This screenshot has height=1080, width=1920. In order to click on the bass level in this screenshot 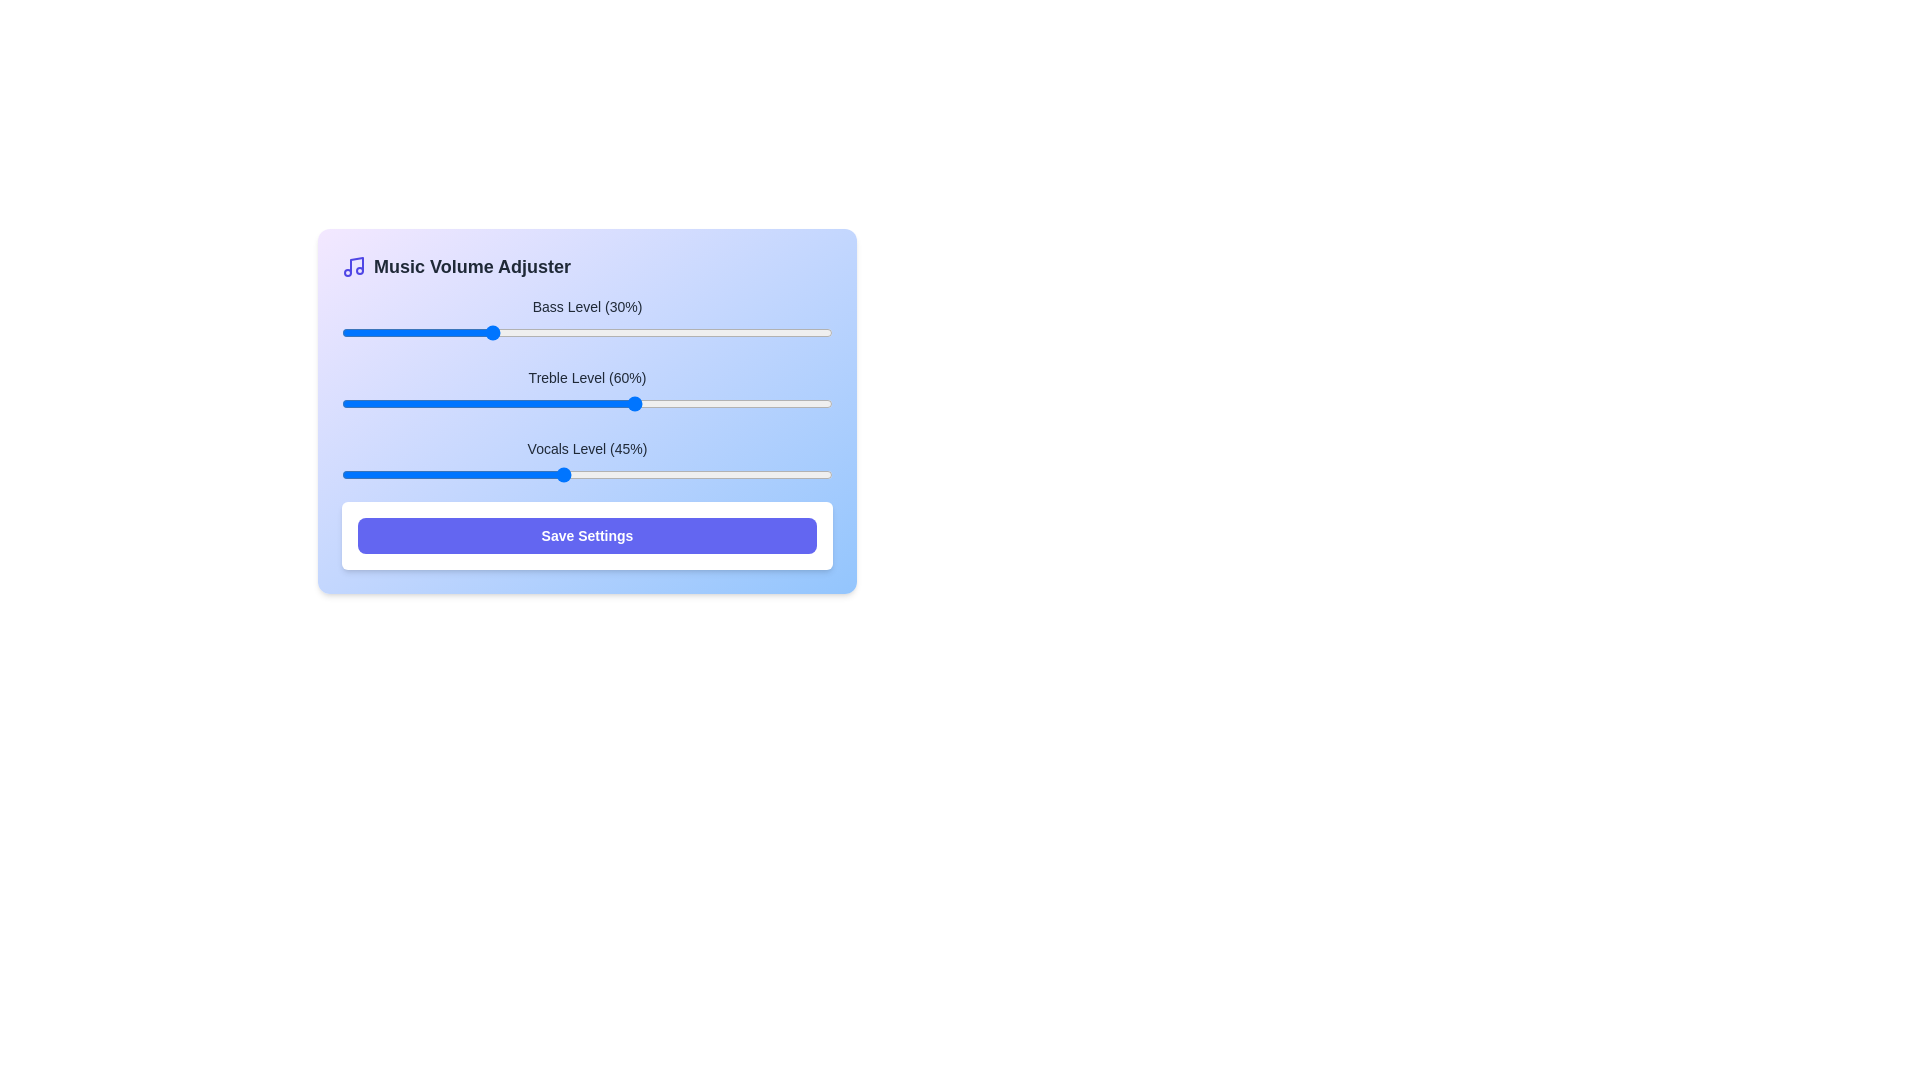, I will do `click(720, 331)`.